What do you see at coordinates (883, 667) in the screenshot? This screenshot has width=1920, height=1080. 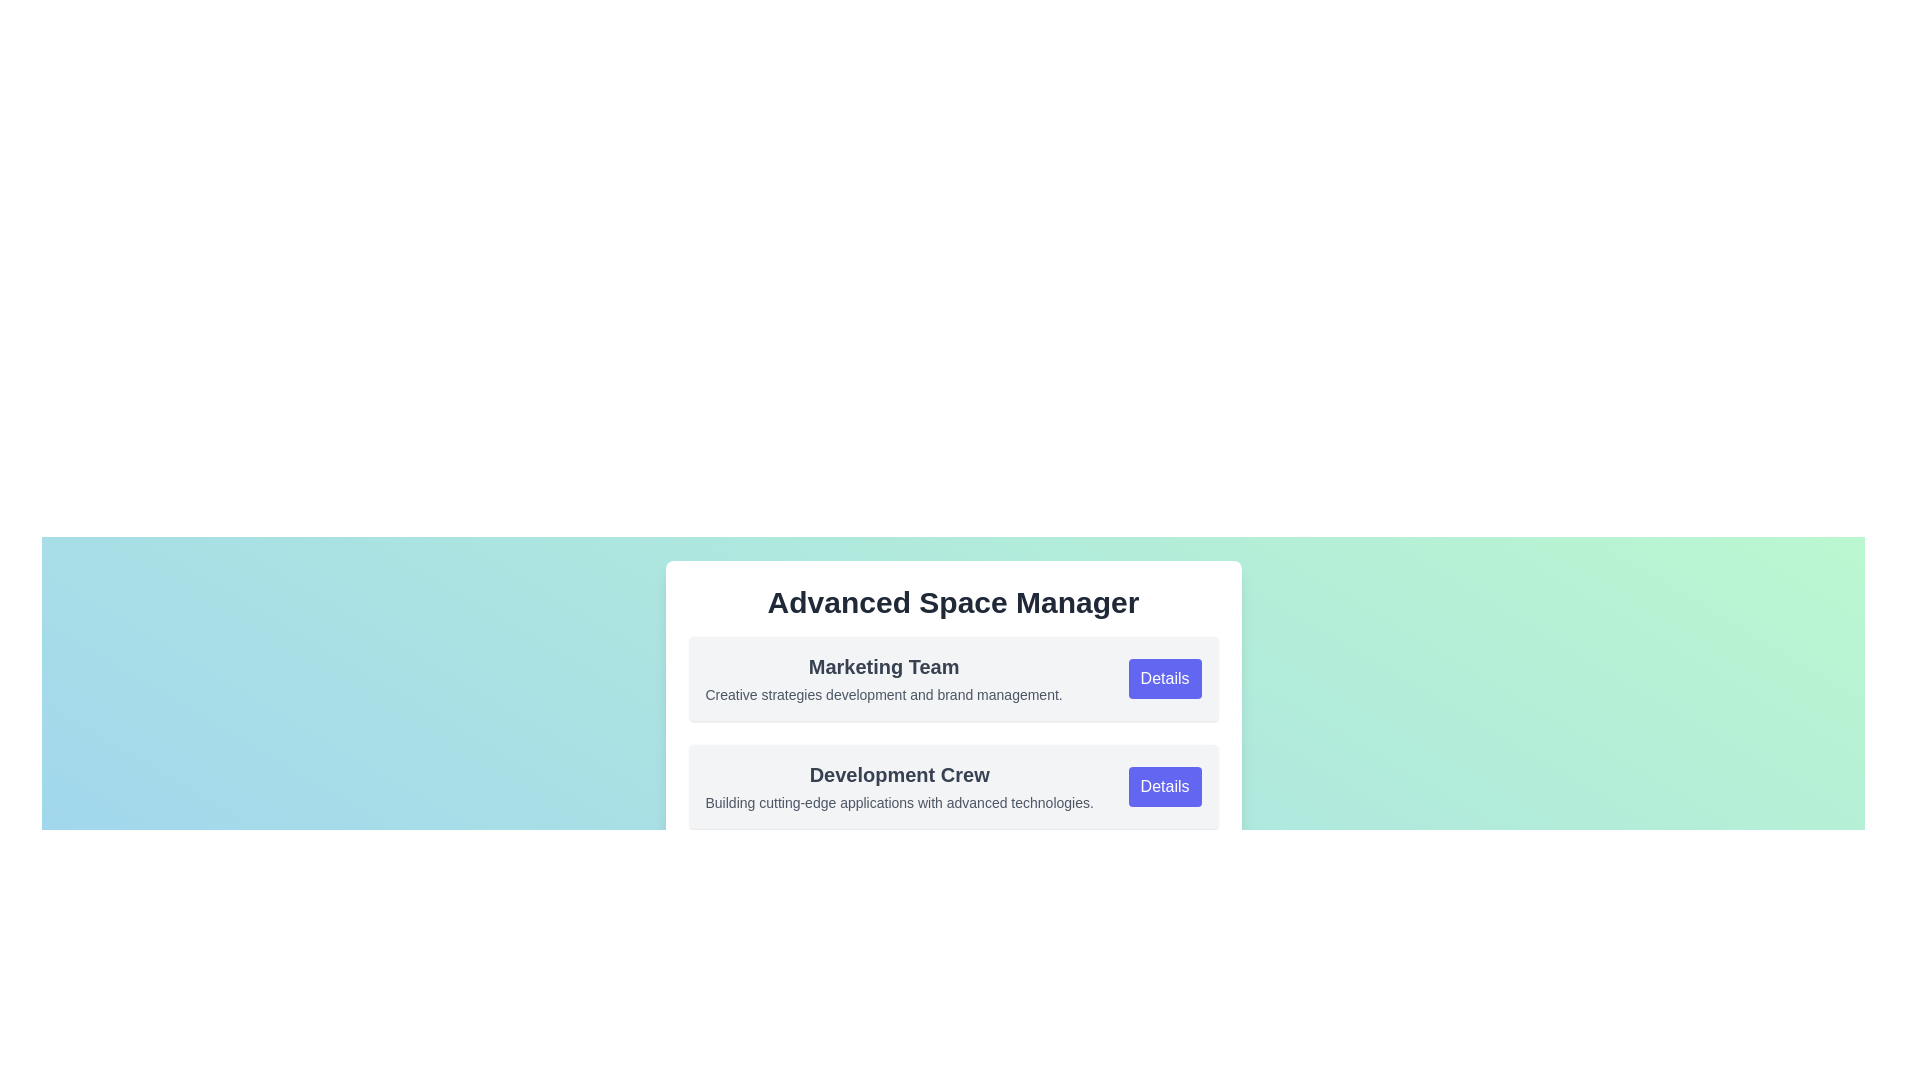 I see `the Text Label that denotes the name or title of the 'Marketing Team', which is centrally aligned within the 'Advanced Space Manager' card-like section` at bounding box center [883, 667].